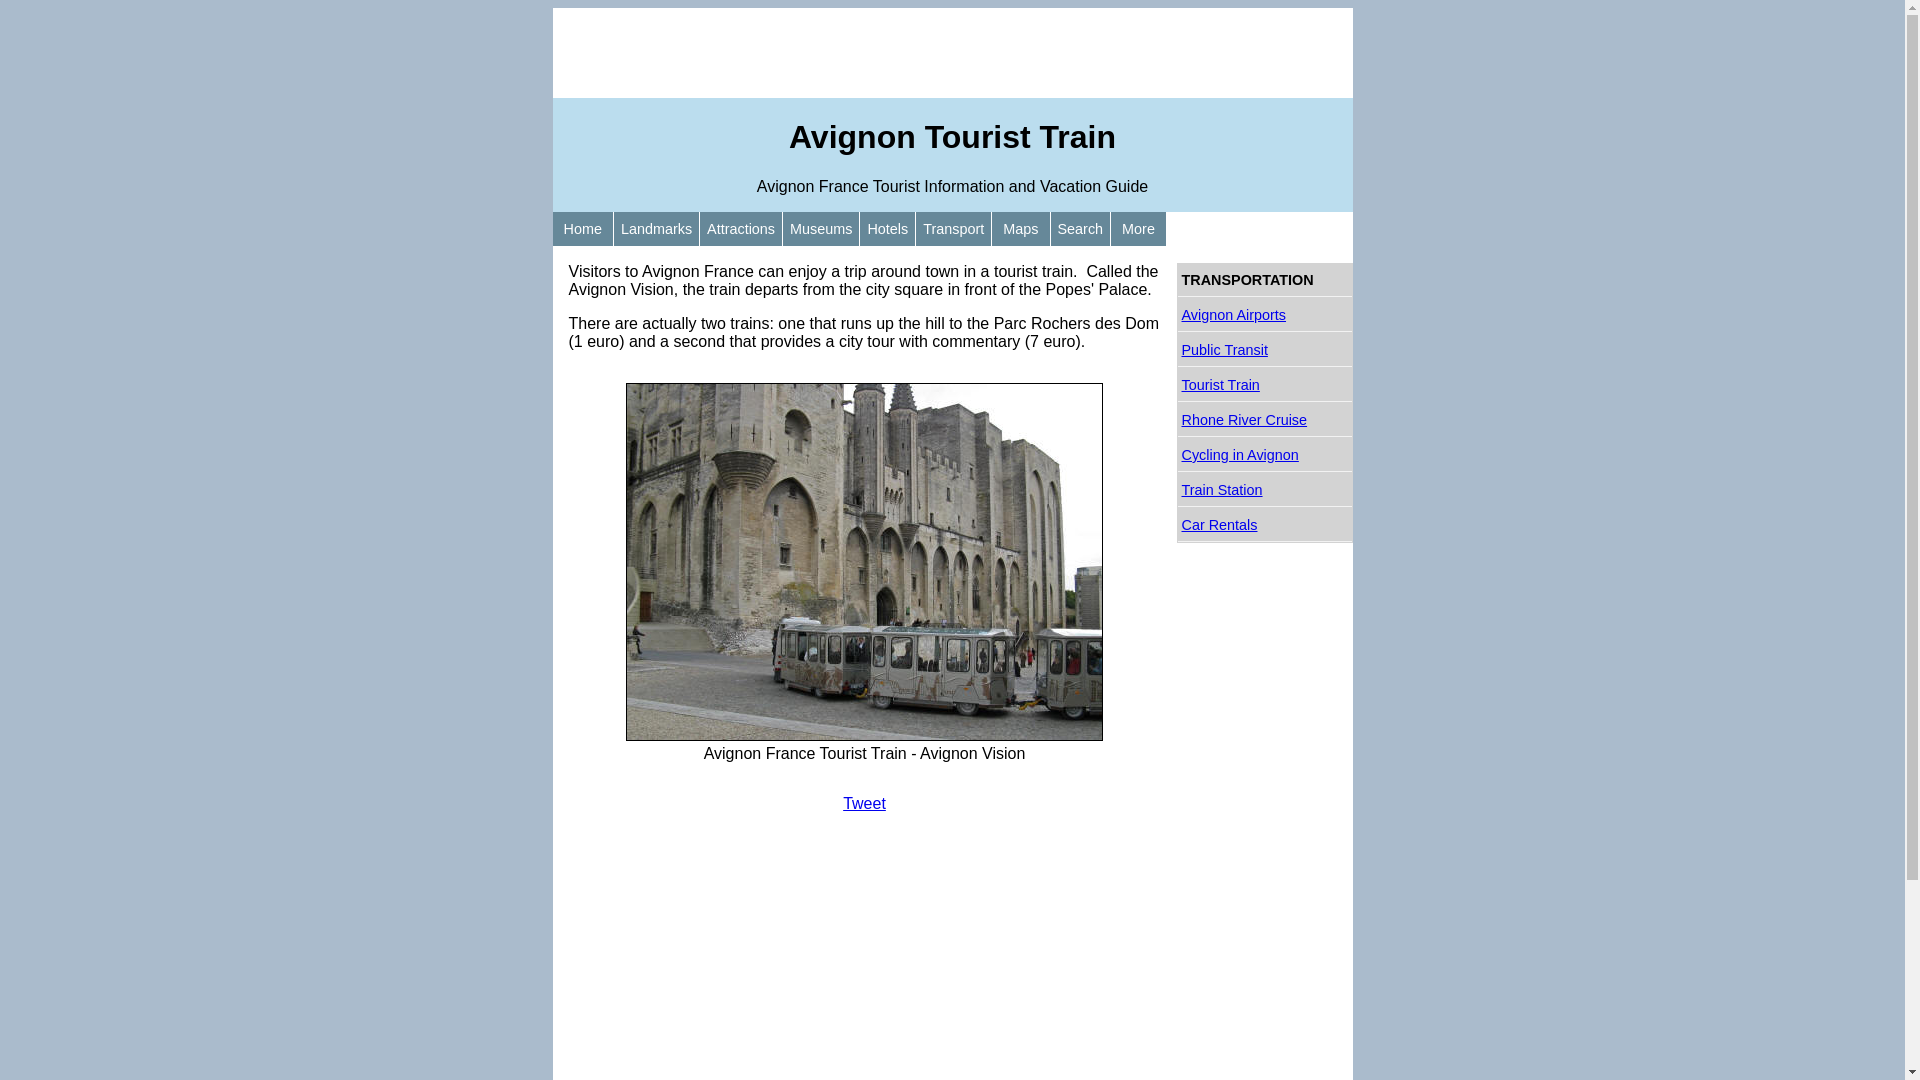 This screenshot has width=1920, height=1080. What do you see at coordinates (1264, 524) in the screenshot?
I see `'Car Rentals'` at bounding box center [1264, 524].